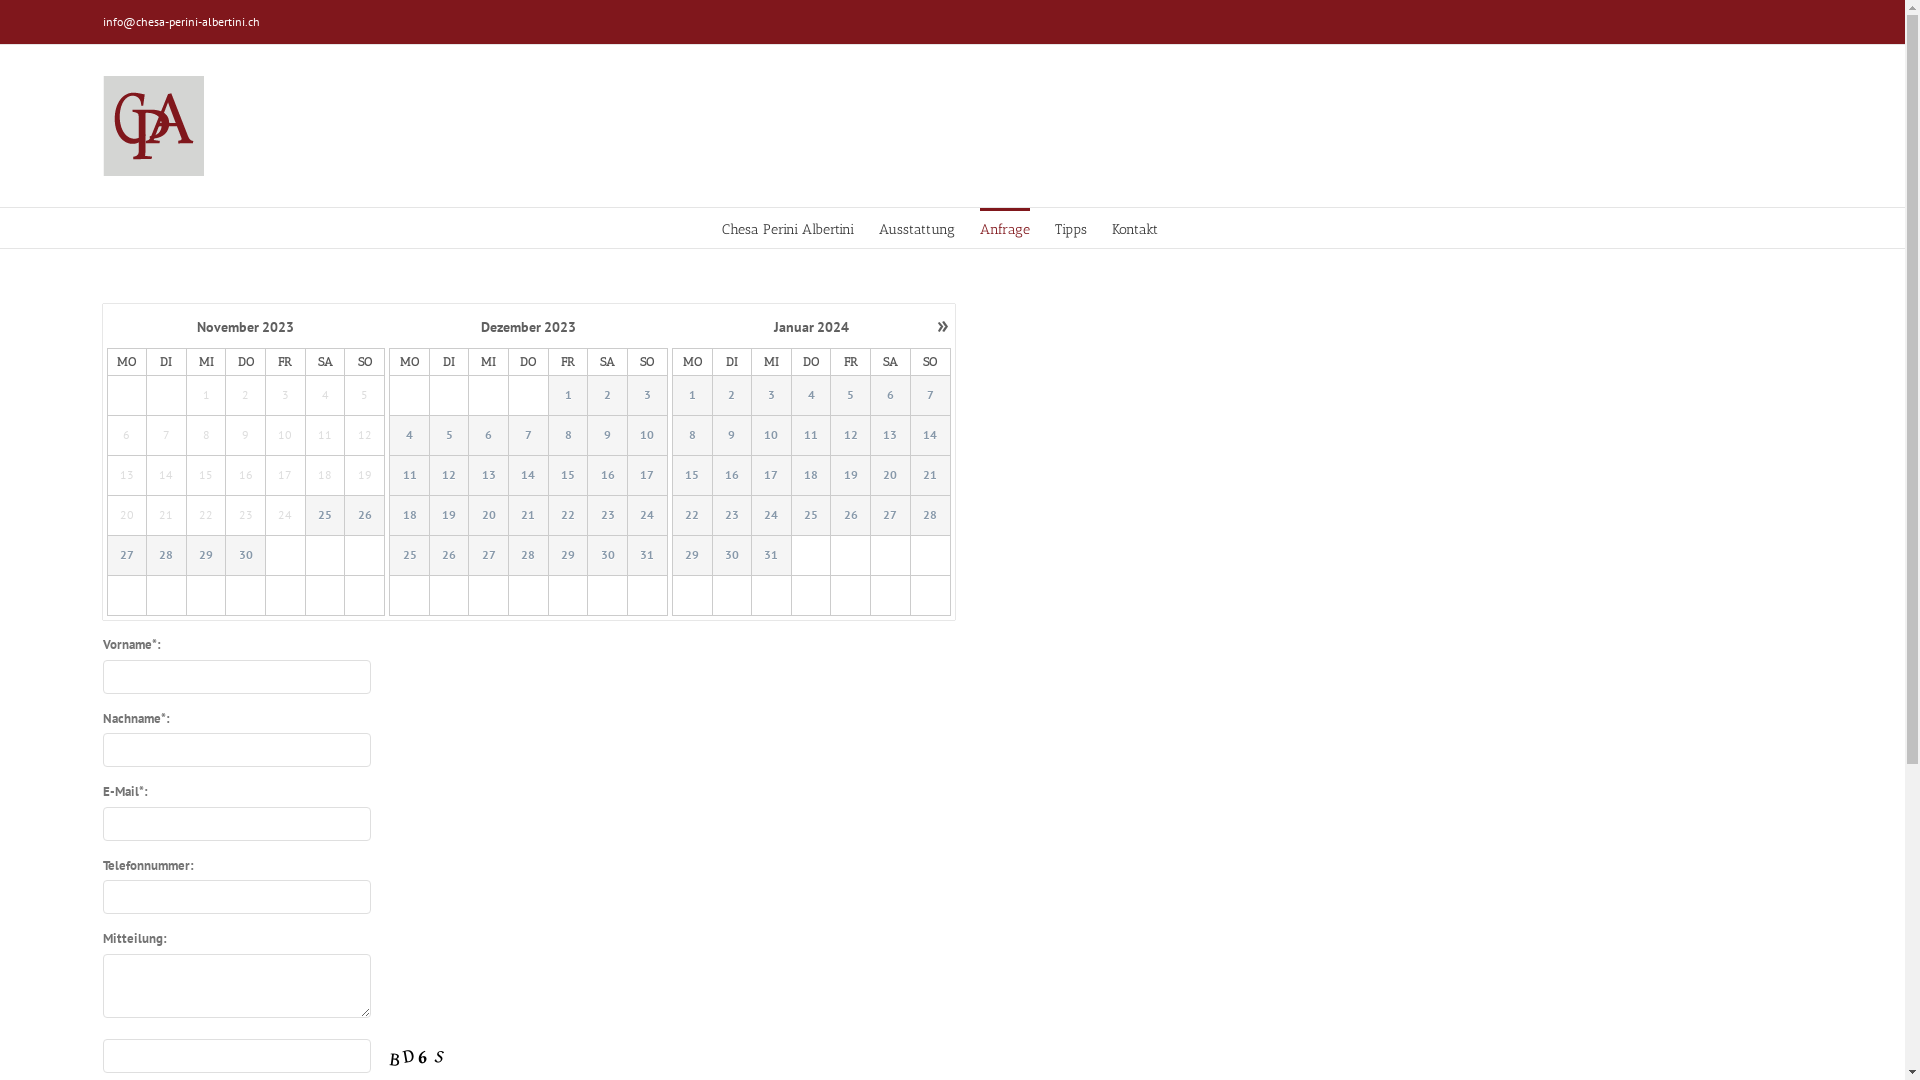 This screenshot has height=1080, width=1920. Describe the element at coordinates (730, 515) in the screenshot. I see `'23'` at that location.